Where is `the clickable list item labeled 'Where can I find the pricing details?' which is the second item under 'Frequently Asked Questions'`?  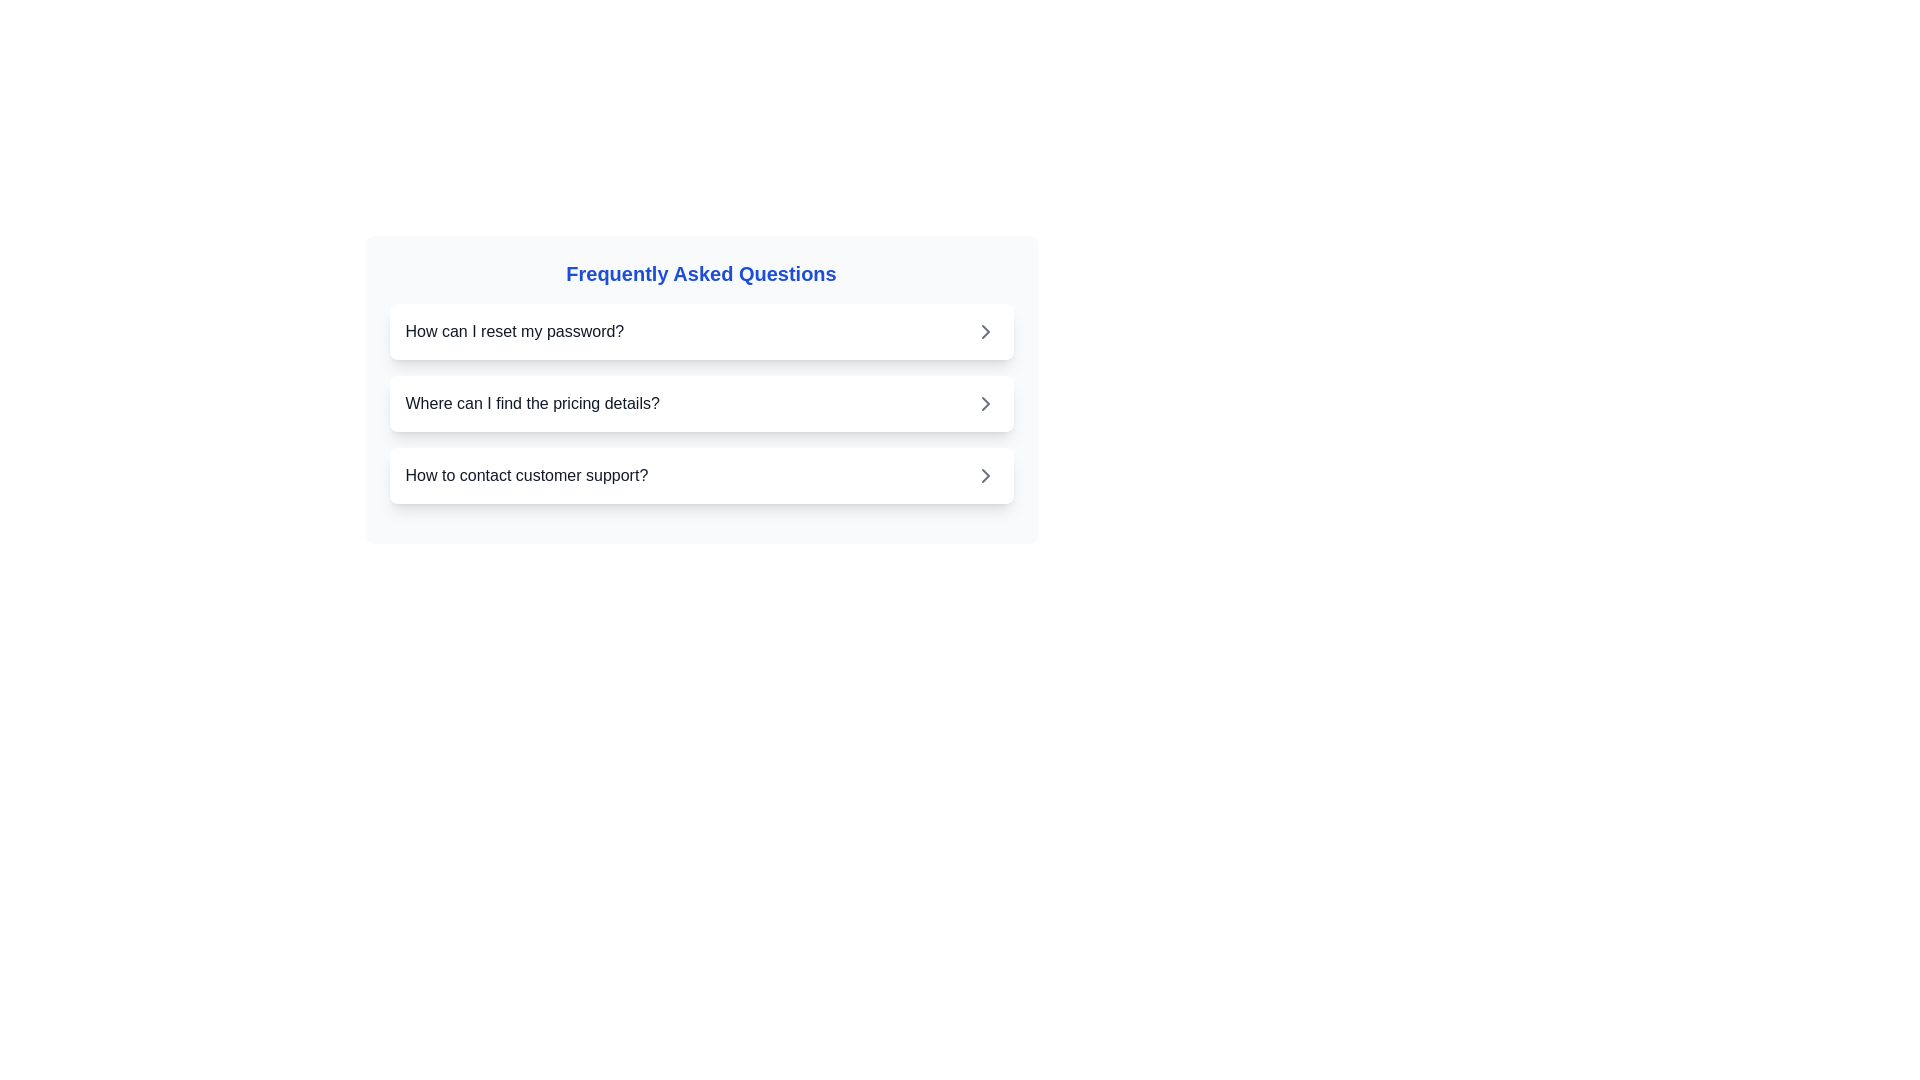 the clickable list item labeled 'Where can I find the pricing details?' which is the second item under 'Frequently Asked Questions' is located at coordinates (701, 404).